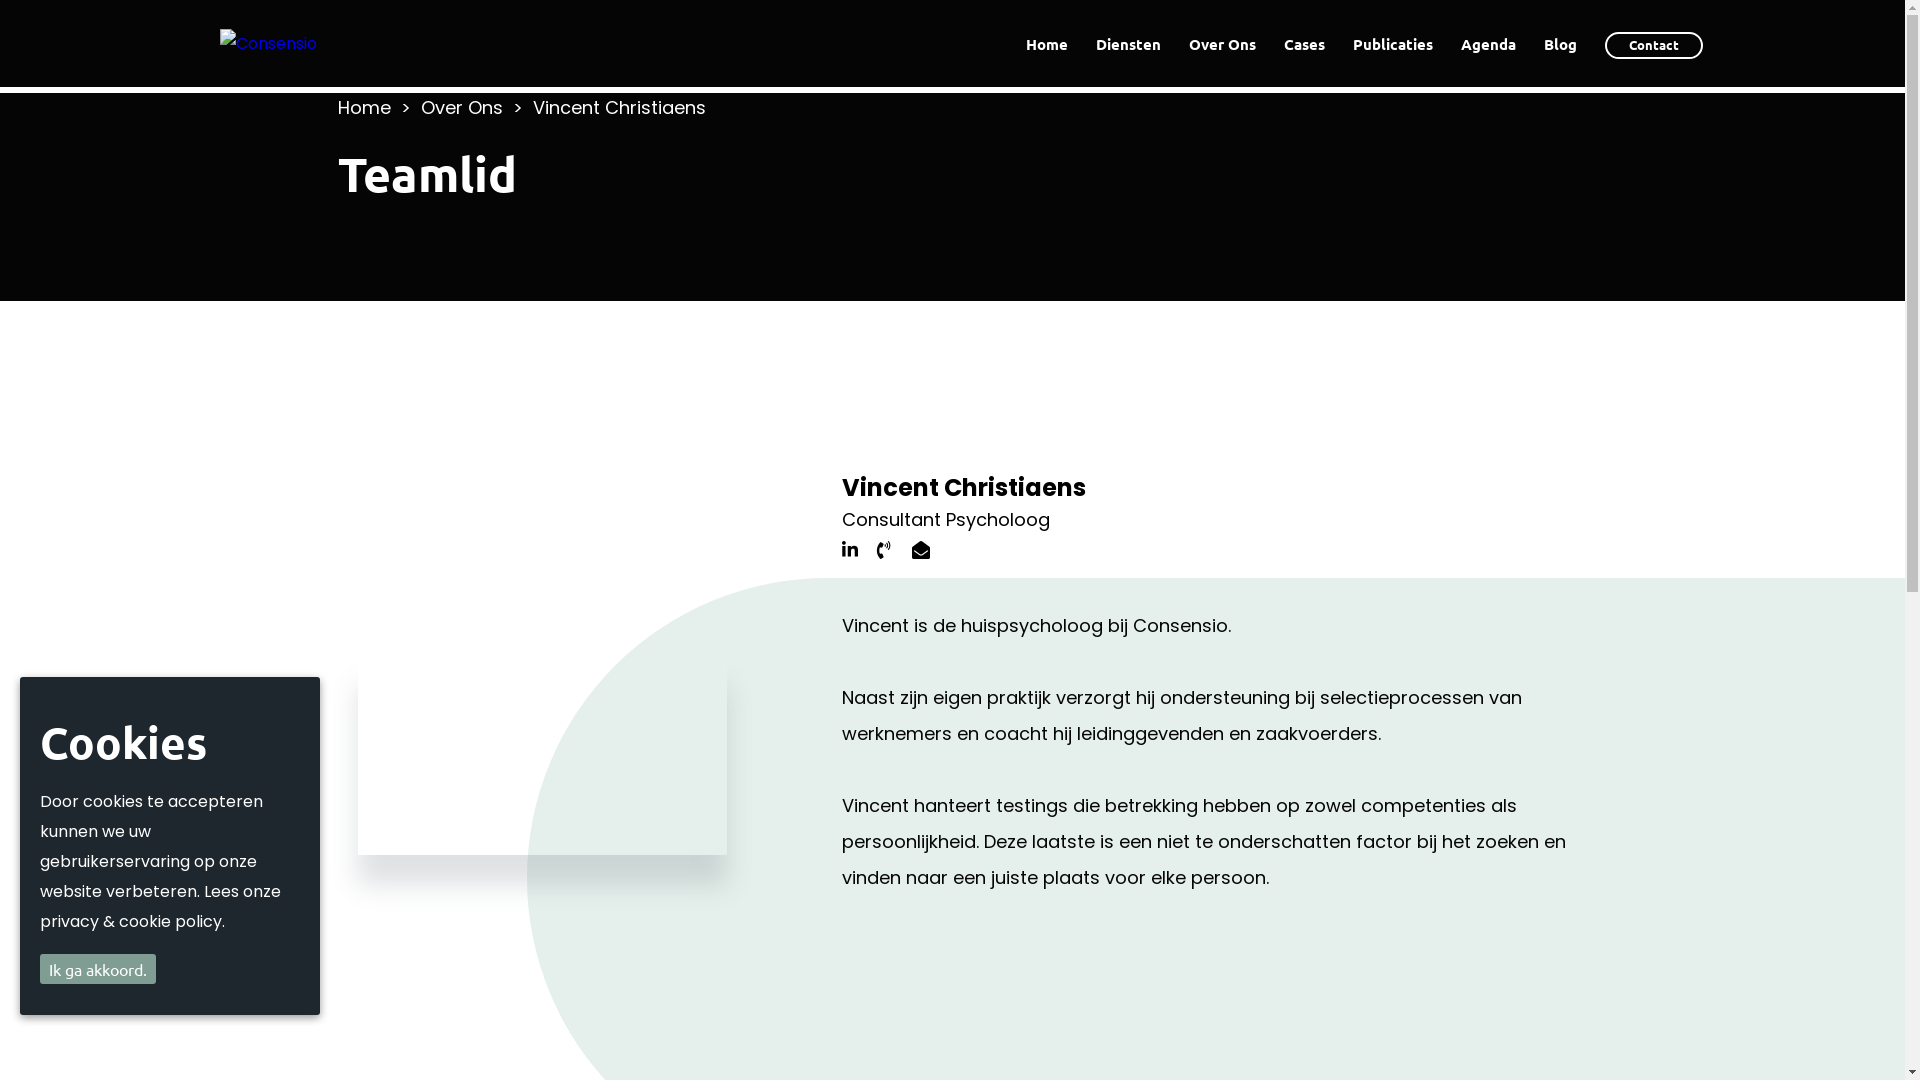 The width and height of the screenshot is (1920, 1080). Describe the element at coordinates (1391, 42) in the screenshot. I see `'Publicaties'` at that location.